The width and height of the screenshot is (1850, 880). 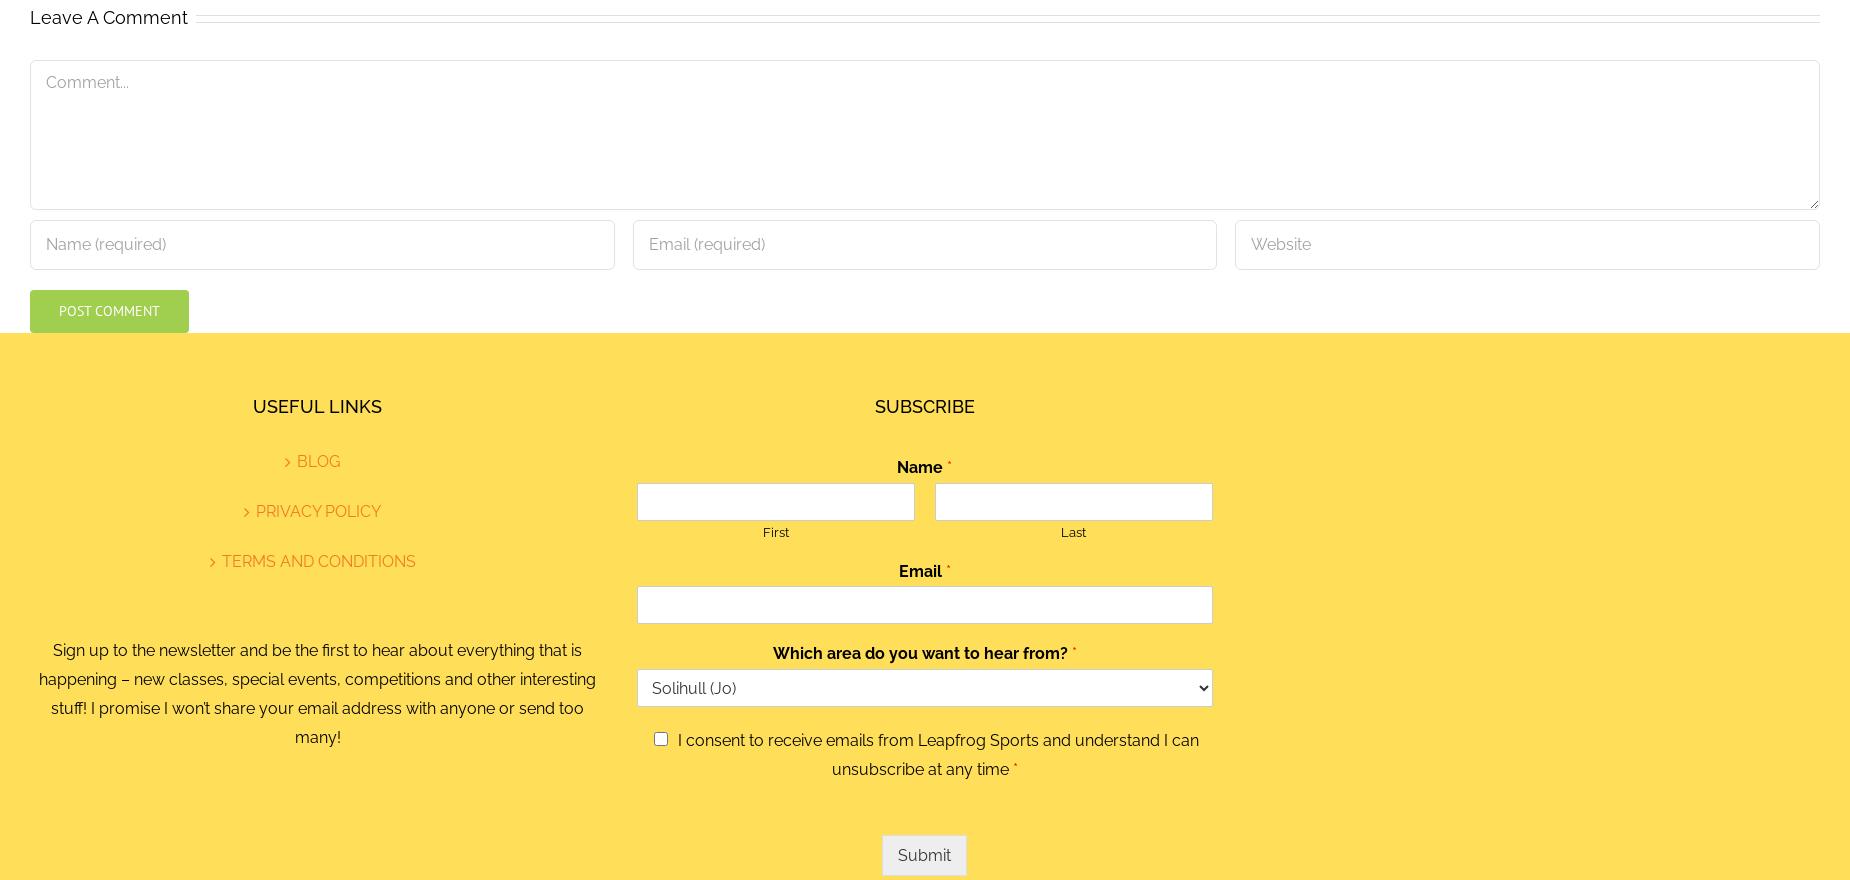 I want to click on 'Leave A Comment', so click(x=107, y=16).